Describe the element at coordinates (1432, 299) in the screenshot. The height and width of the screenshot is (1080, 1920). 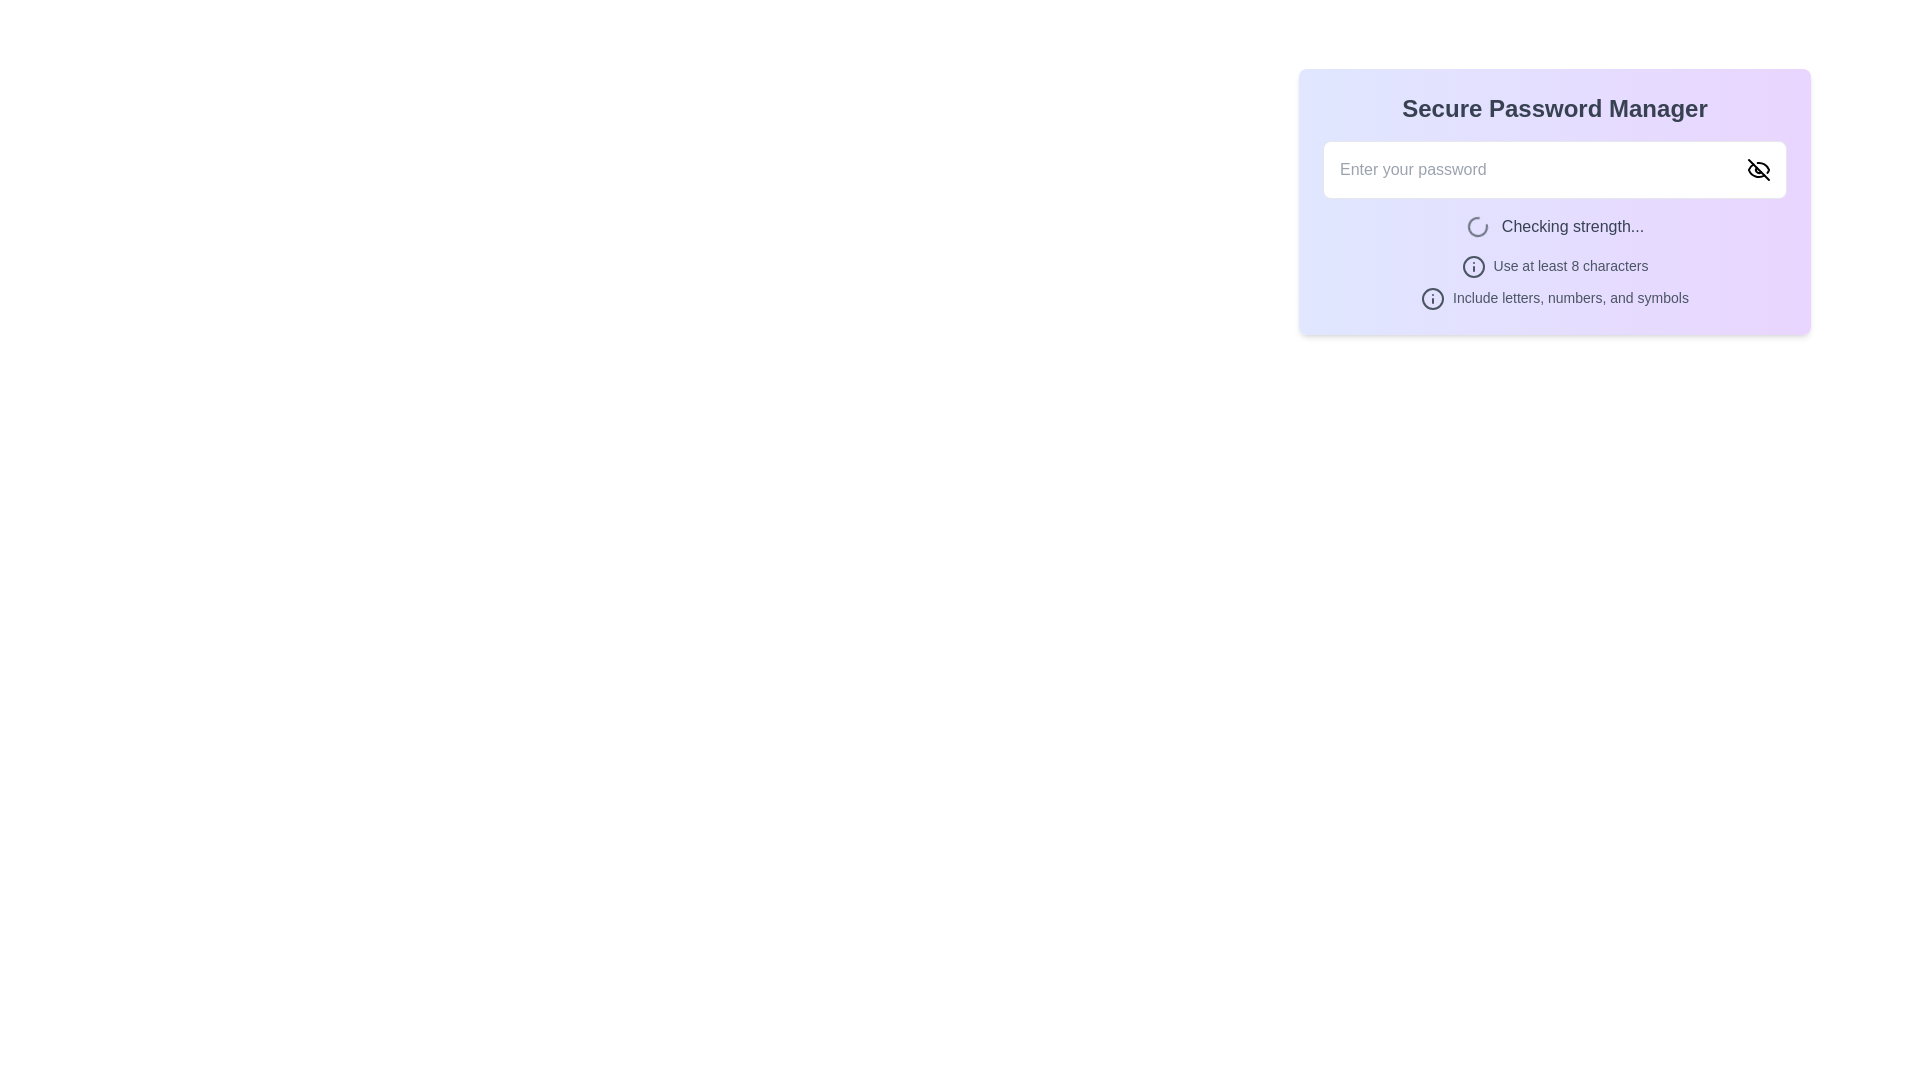
I see `the circular informational icon within the SVG graphic located near the bottom right of the password manager interface` at that location.